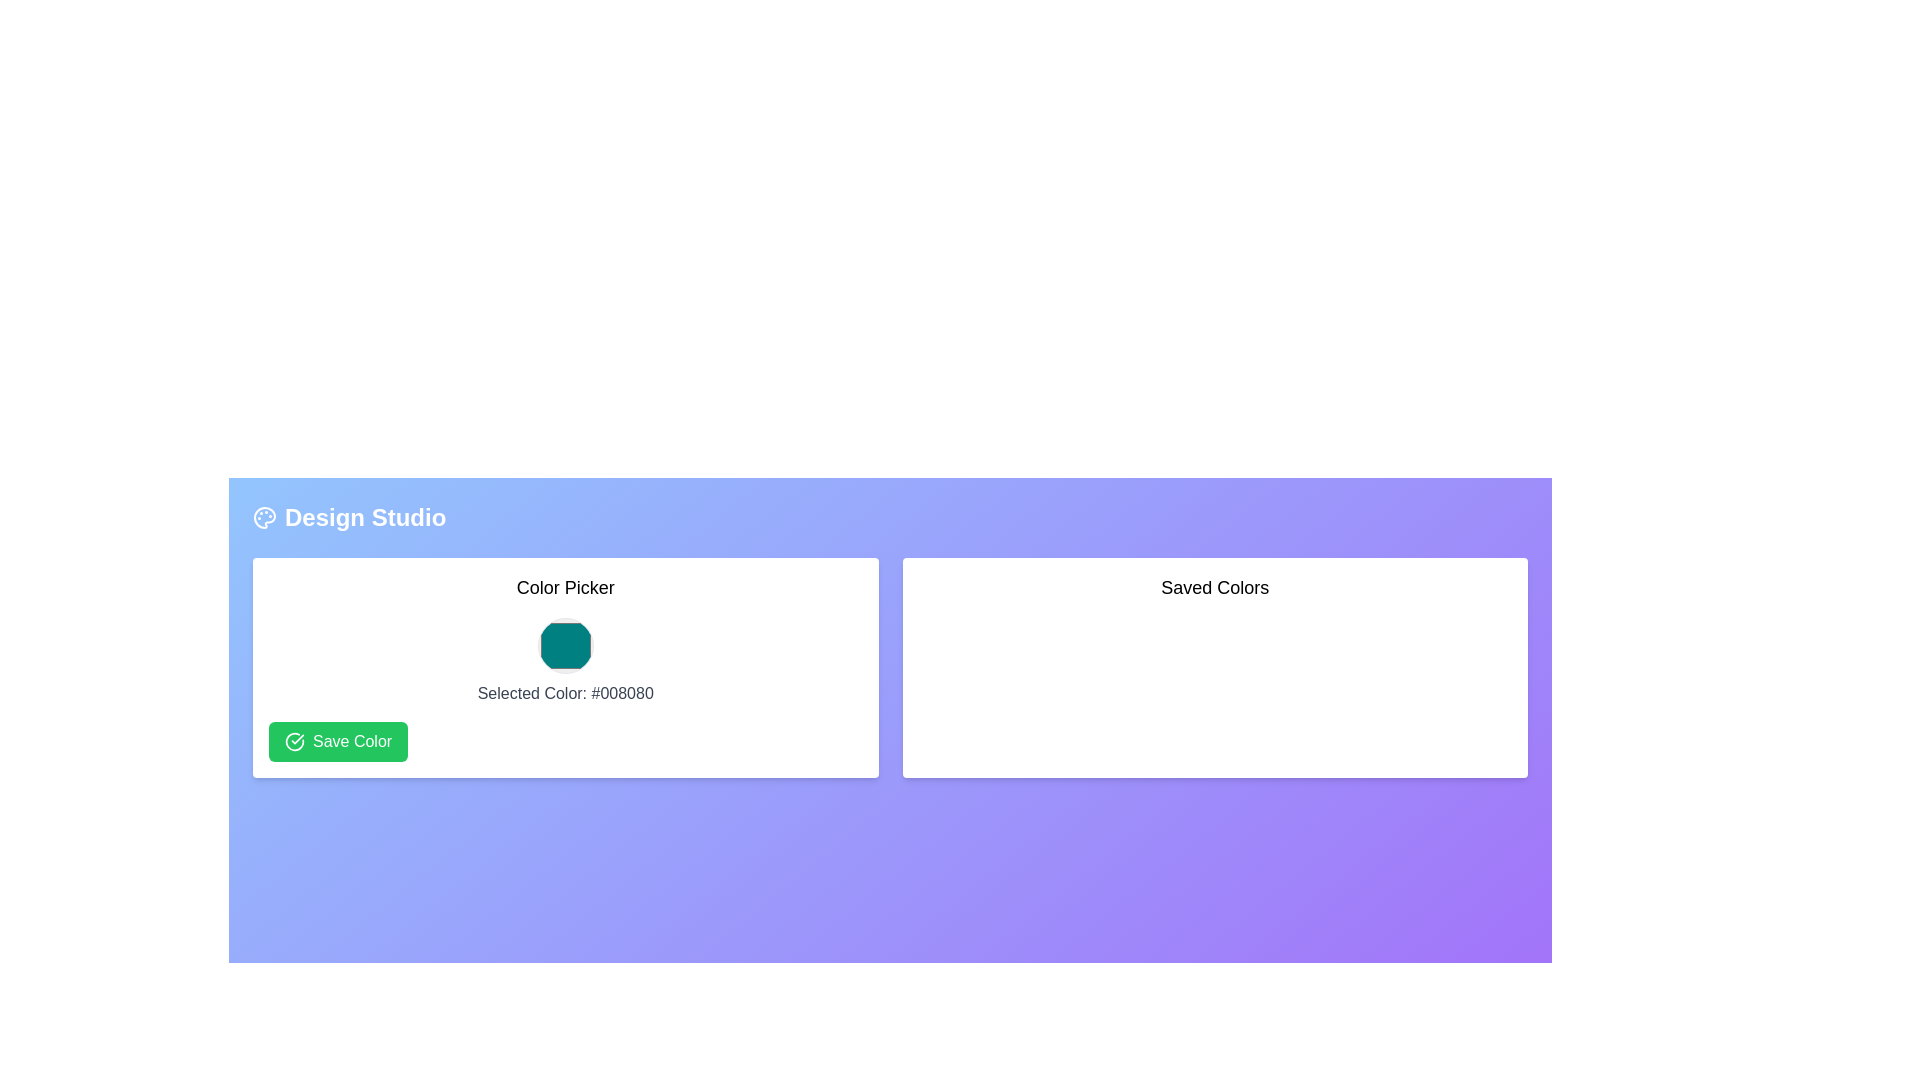  I want to click on the text label displaying 'Selected Color: #008080', which is styled in gray and located beneath the central circular color preview in the 'Color Picker' section, so click(564, 693).